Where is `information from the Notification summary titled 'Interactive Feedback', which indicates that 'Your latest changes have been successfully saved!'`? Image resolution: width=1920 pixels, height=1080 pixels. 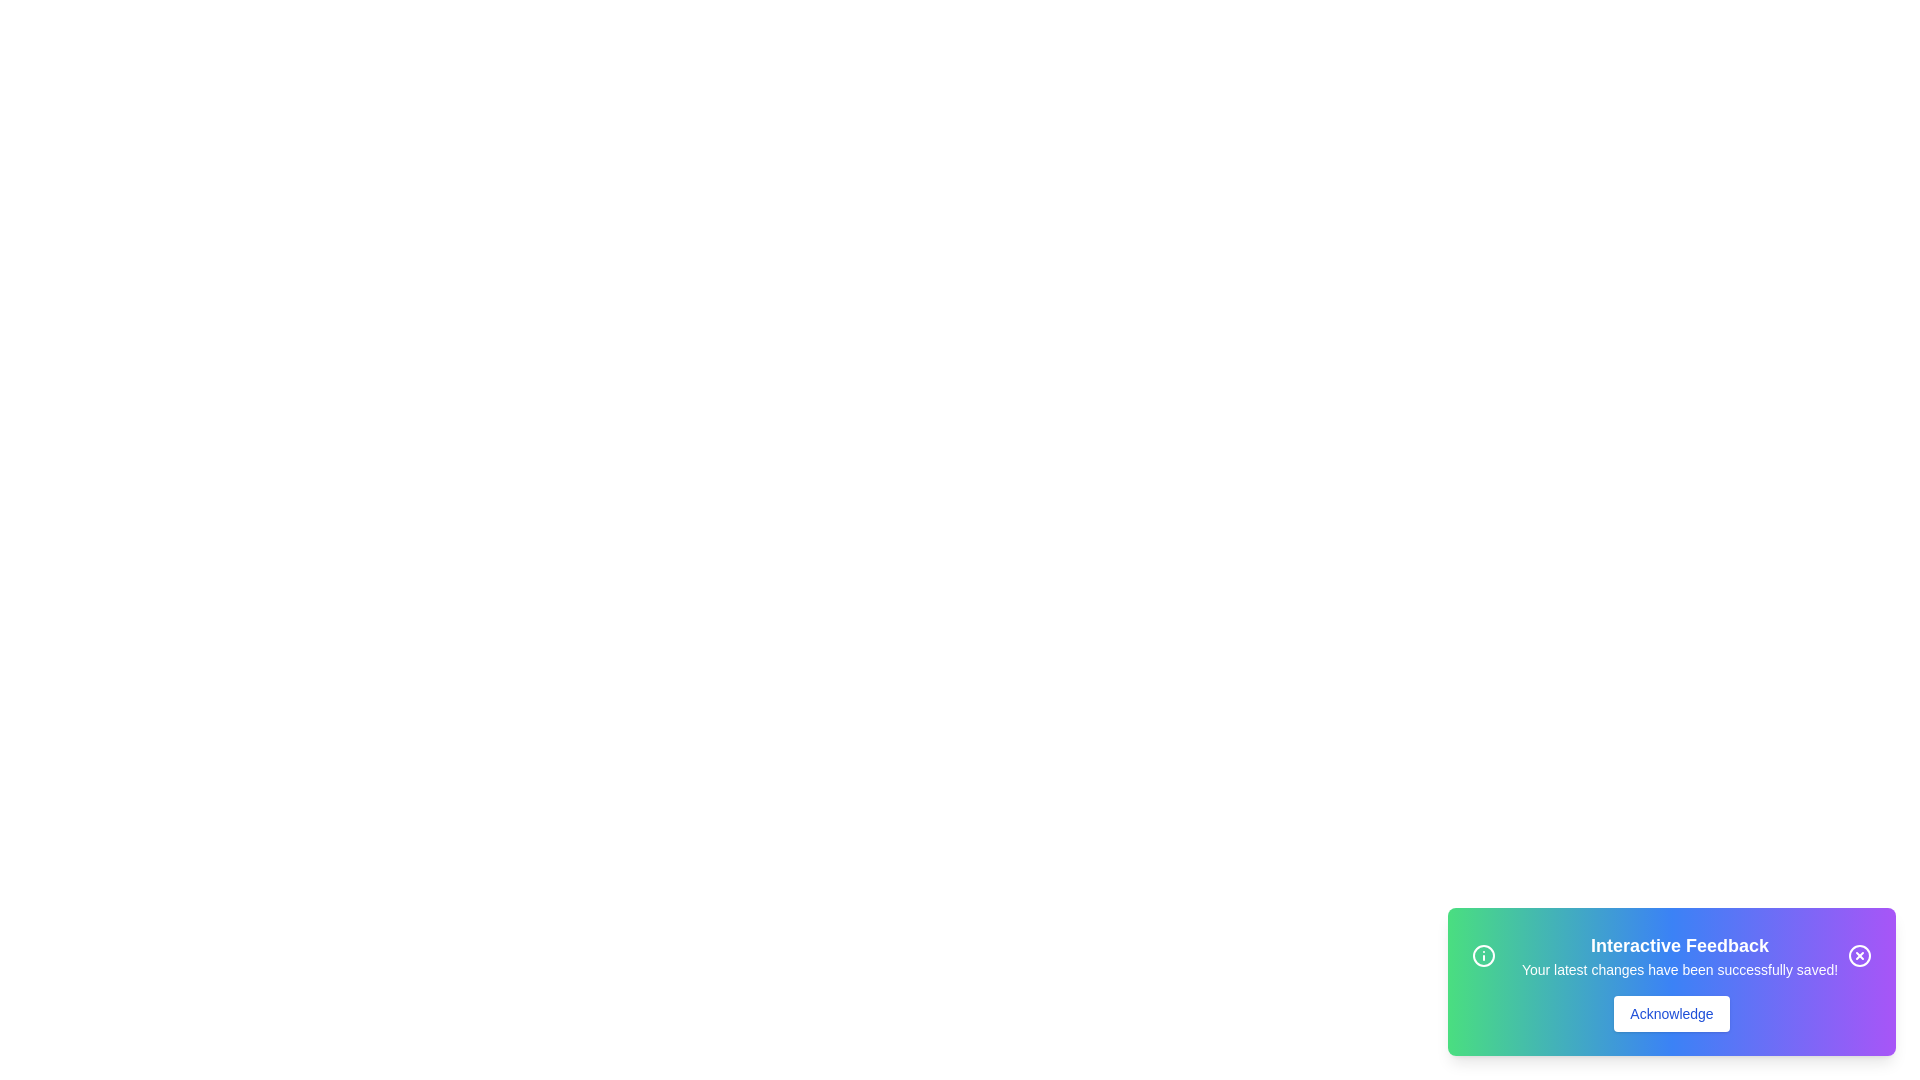
information from the Notification summary titled 'Interactive Feedback', which indicates that 'Your latest changes have been successfully saved!' is located at coordinates (1671, 955).